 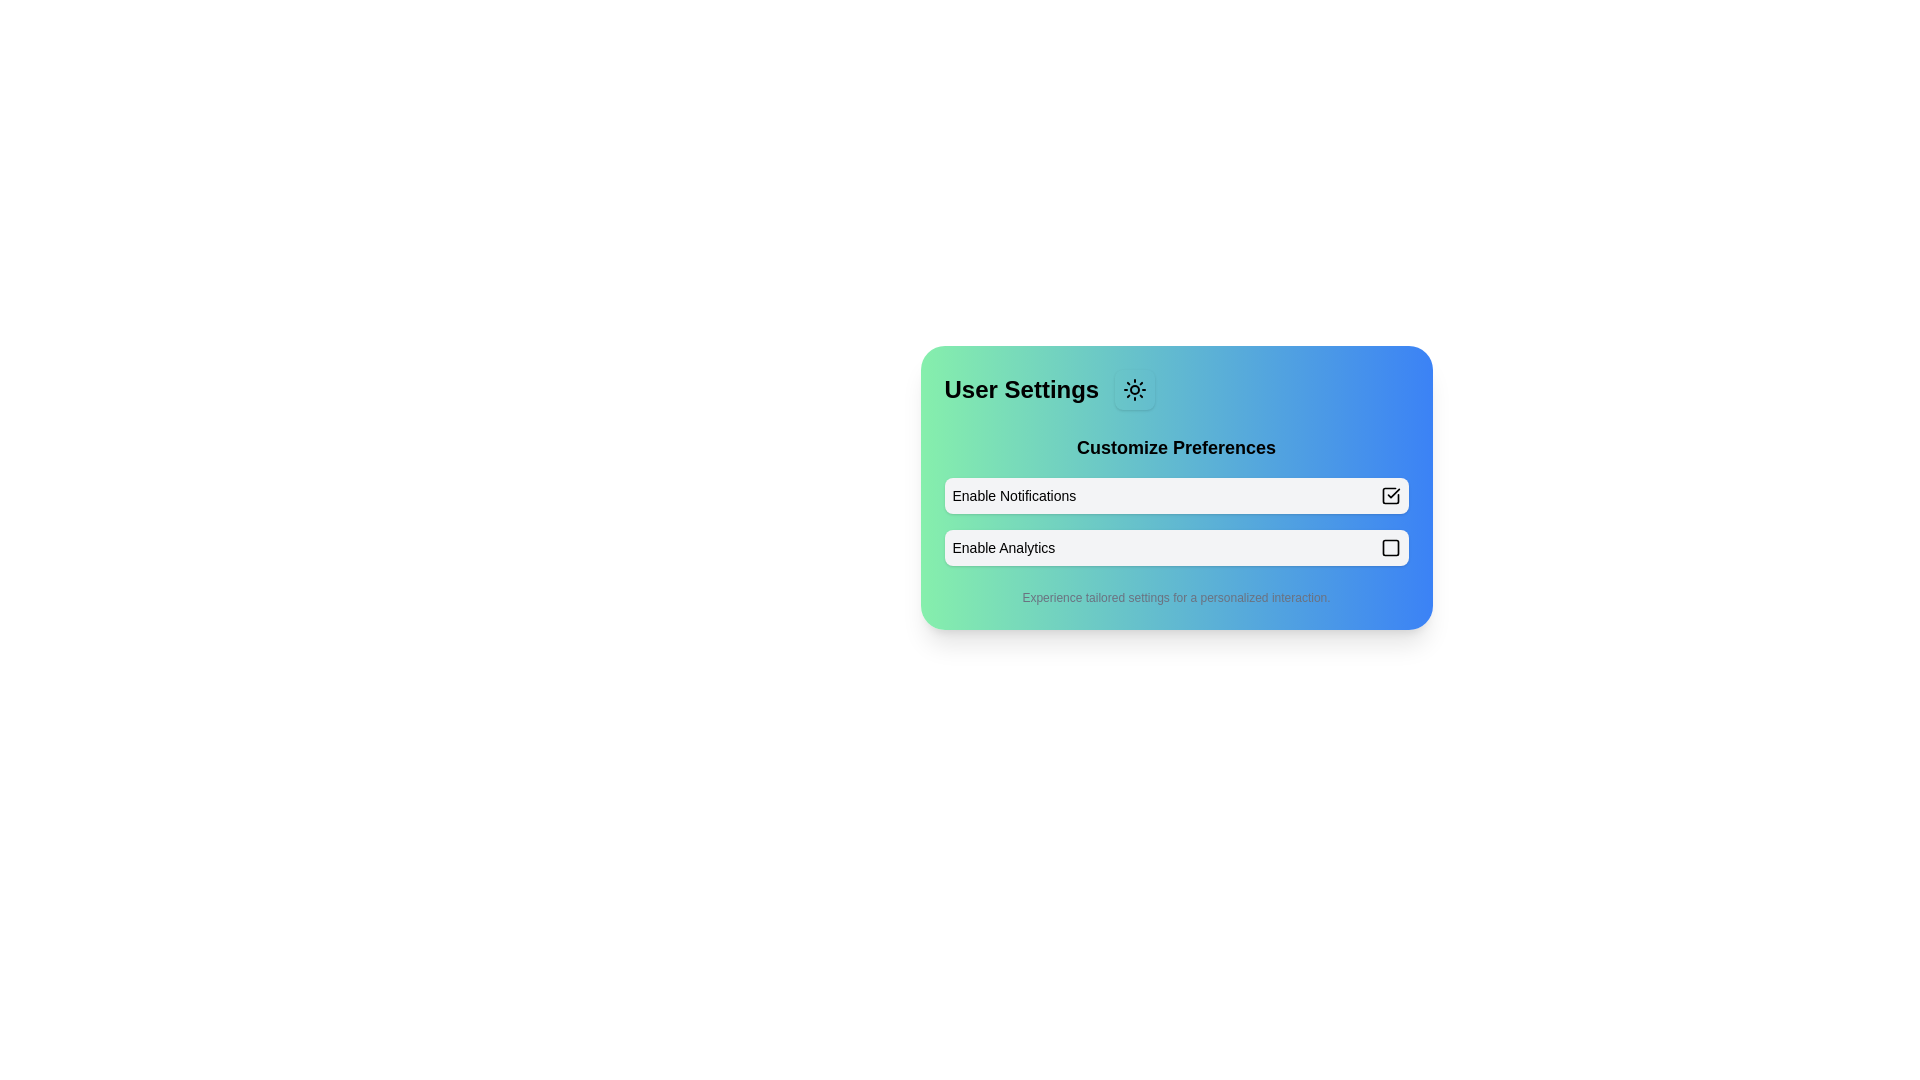 I want to click on the checkbox in the bottom-right corner of the section labeled 'Enable Analytics', so click(x=1389, y=547).